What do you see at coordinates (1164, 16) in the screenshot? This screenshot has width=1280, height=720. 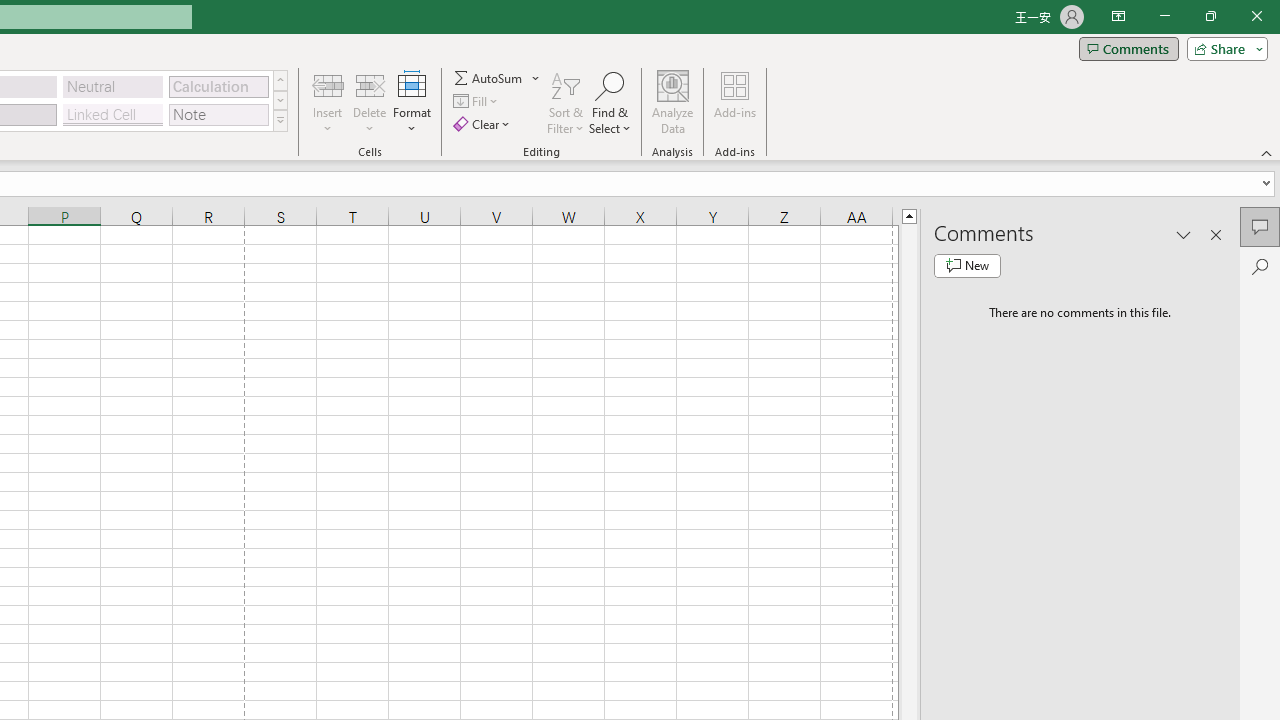 I see `'Minimize'` at bounding box center [1164, 16].